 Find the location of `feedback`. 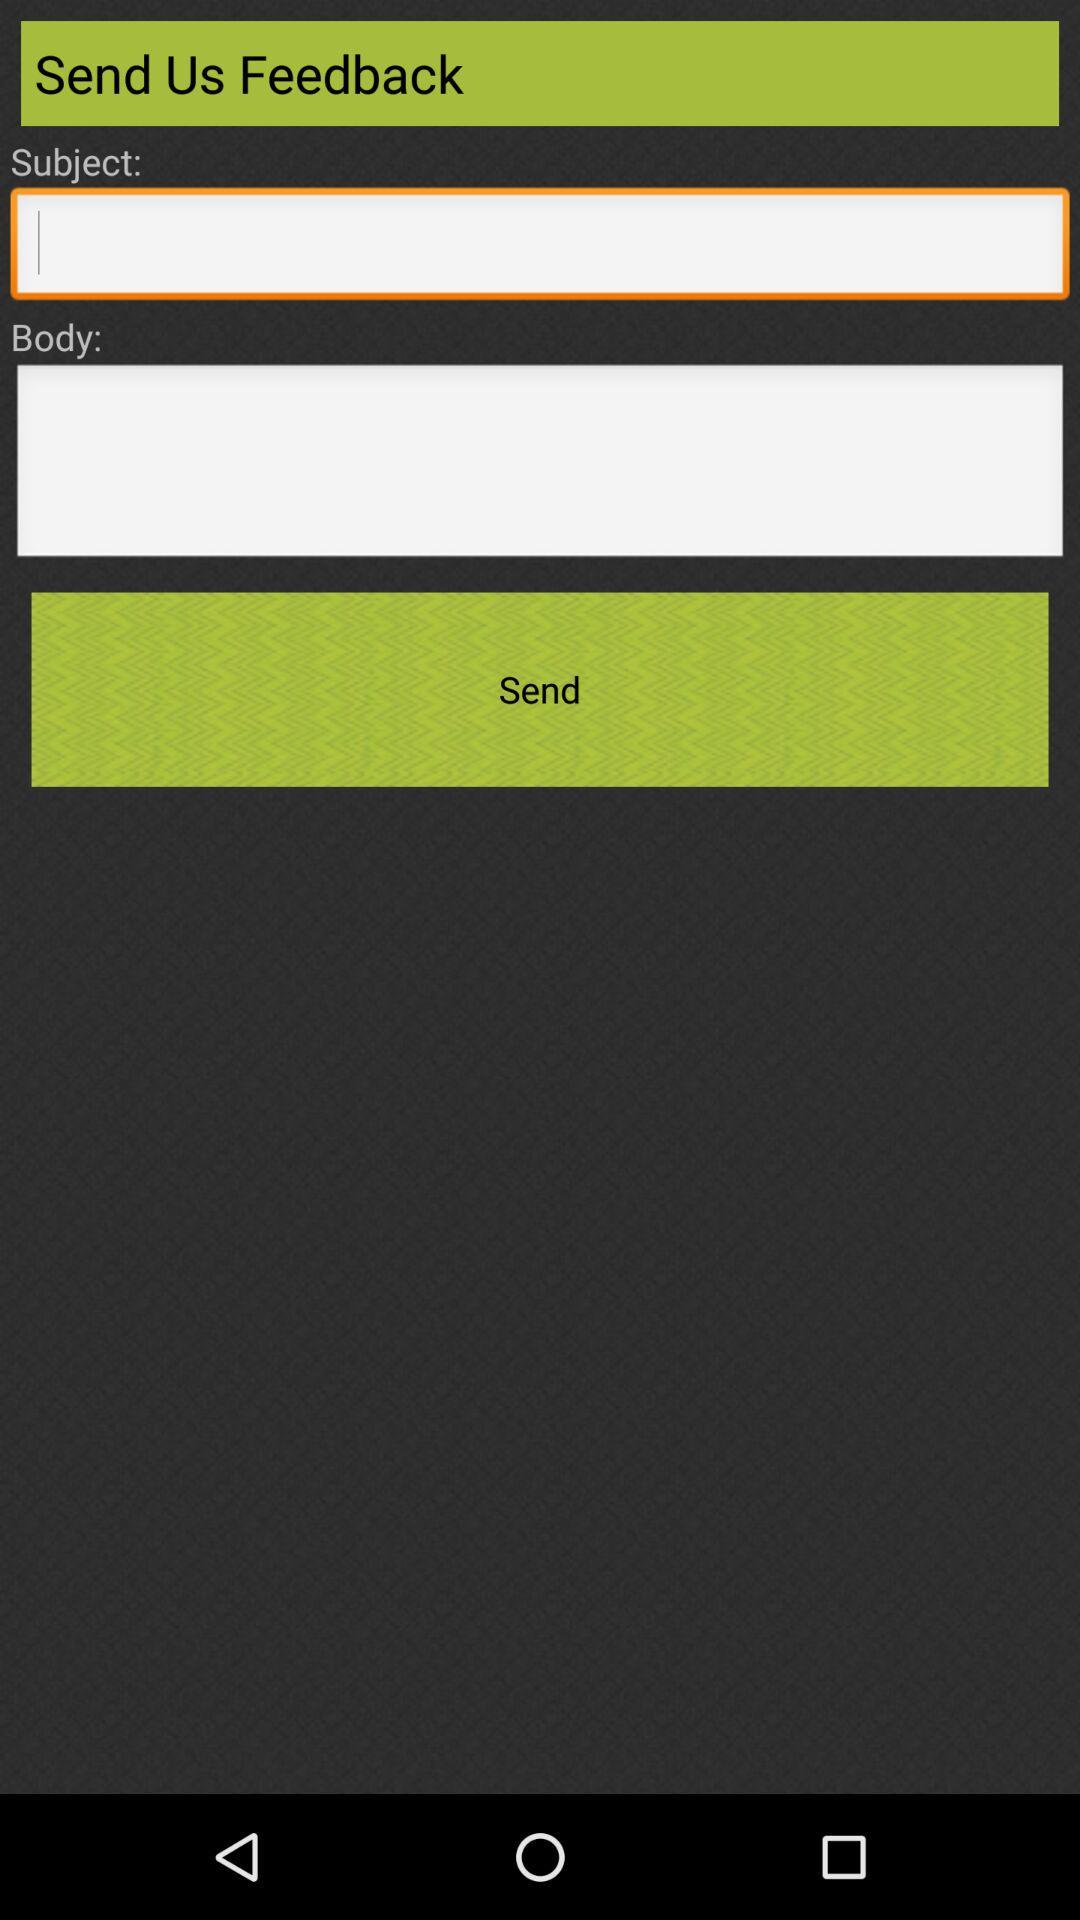

feedback is located at coordinates (540, 465).